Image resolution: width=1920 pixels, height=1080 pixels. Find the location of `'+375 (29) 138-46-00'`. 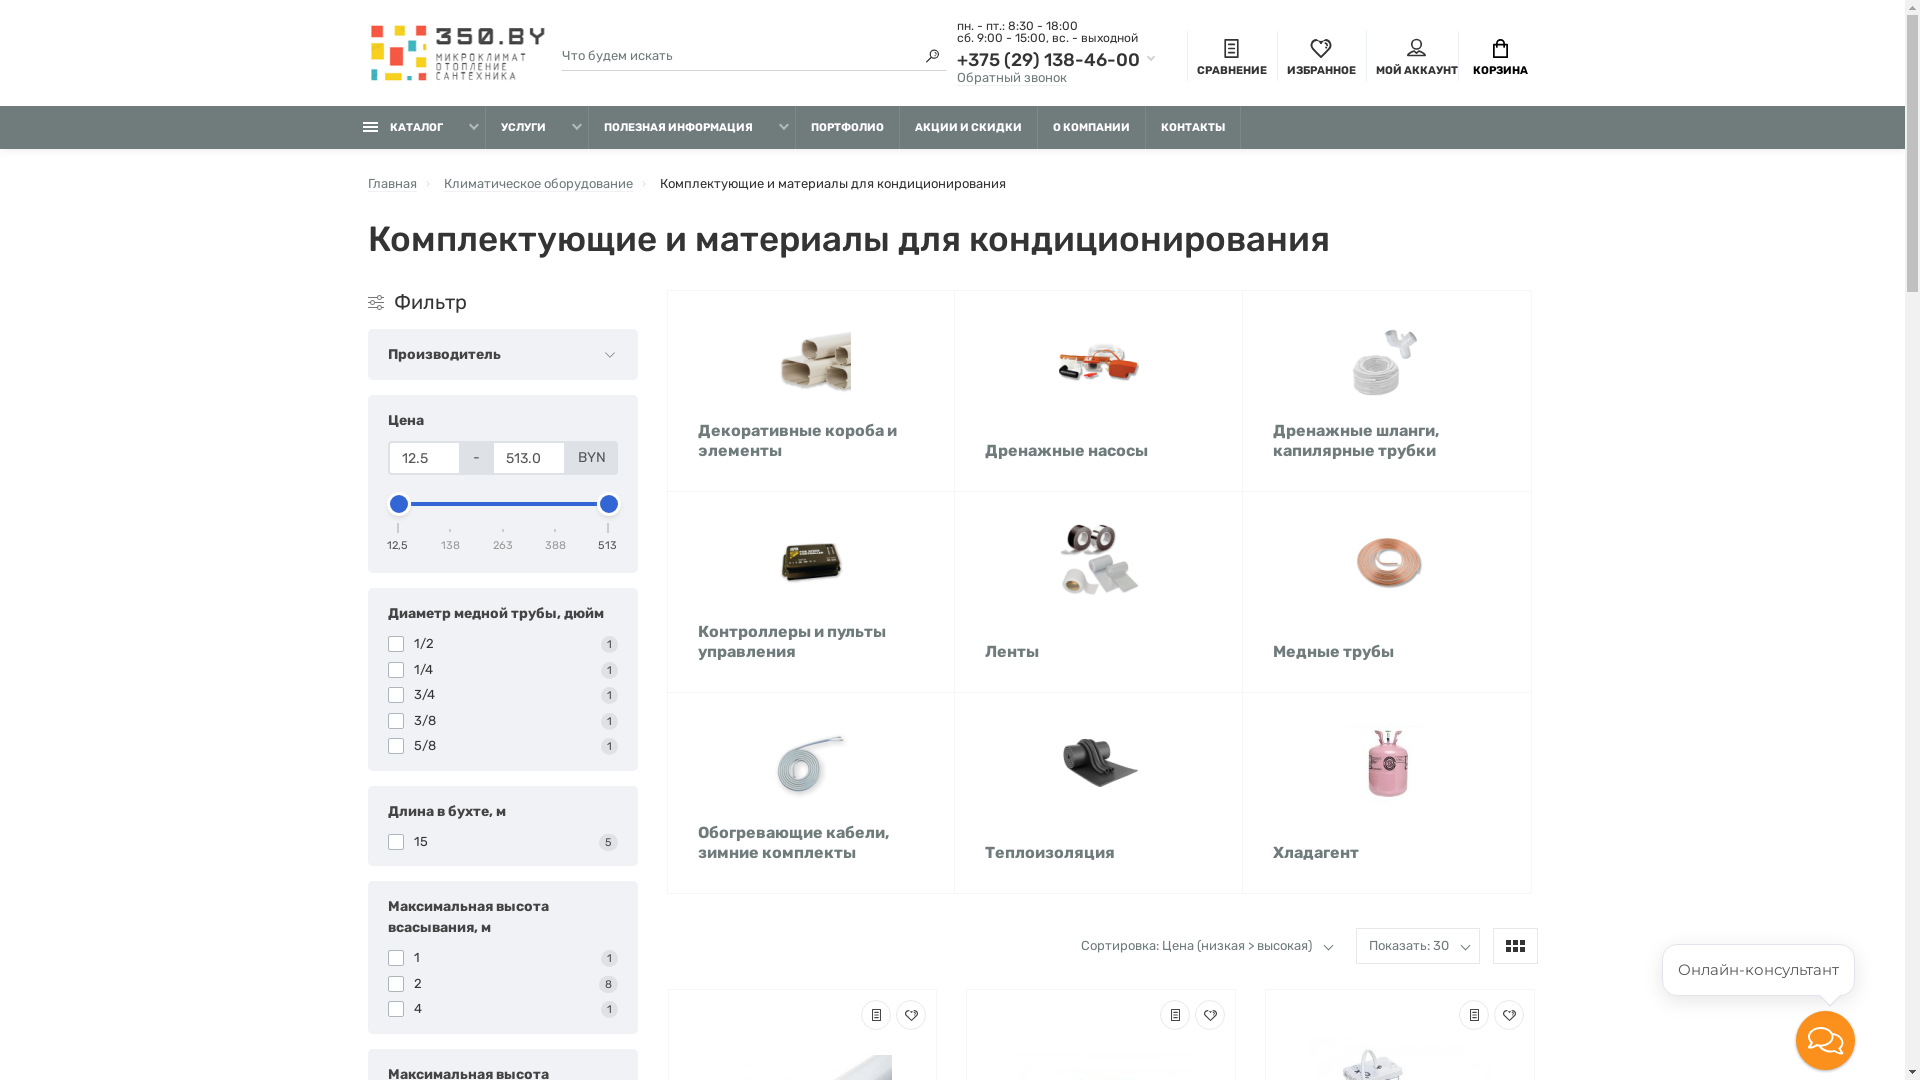

'+375 (29) 138-46-00' is located at coordinates (1055, 59).